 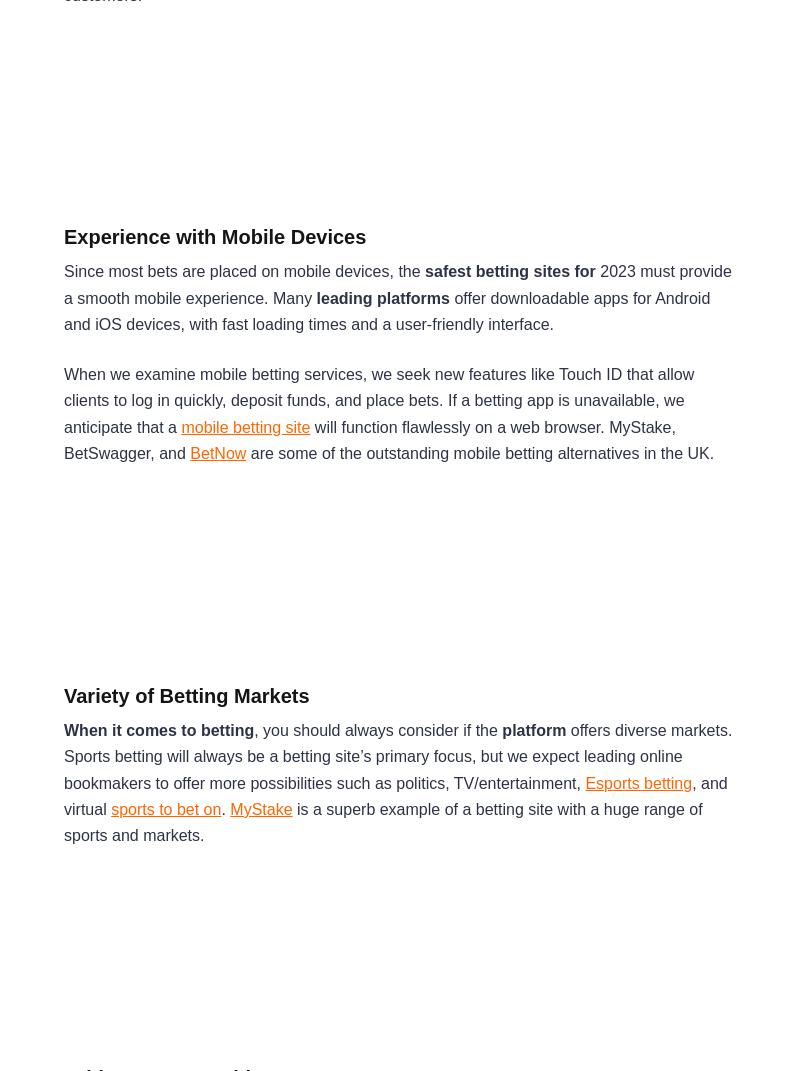 What do you see at coordinates (243, 271) in the screenshot?
I see `'Since most bets are placed on mobile devices, the'` at bounding box center [243, 271].